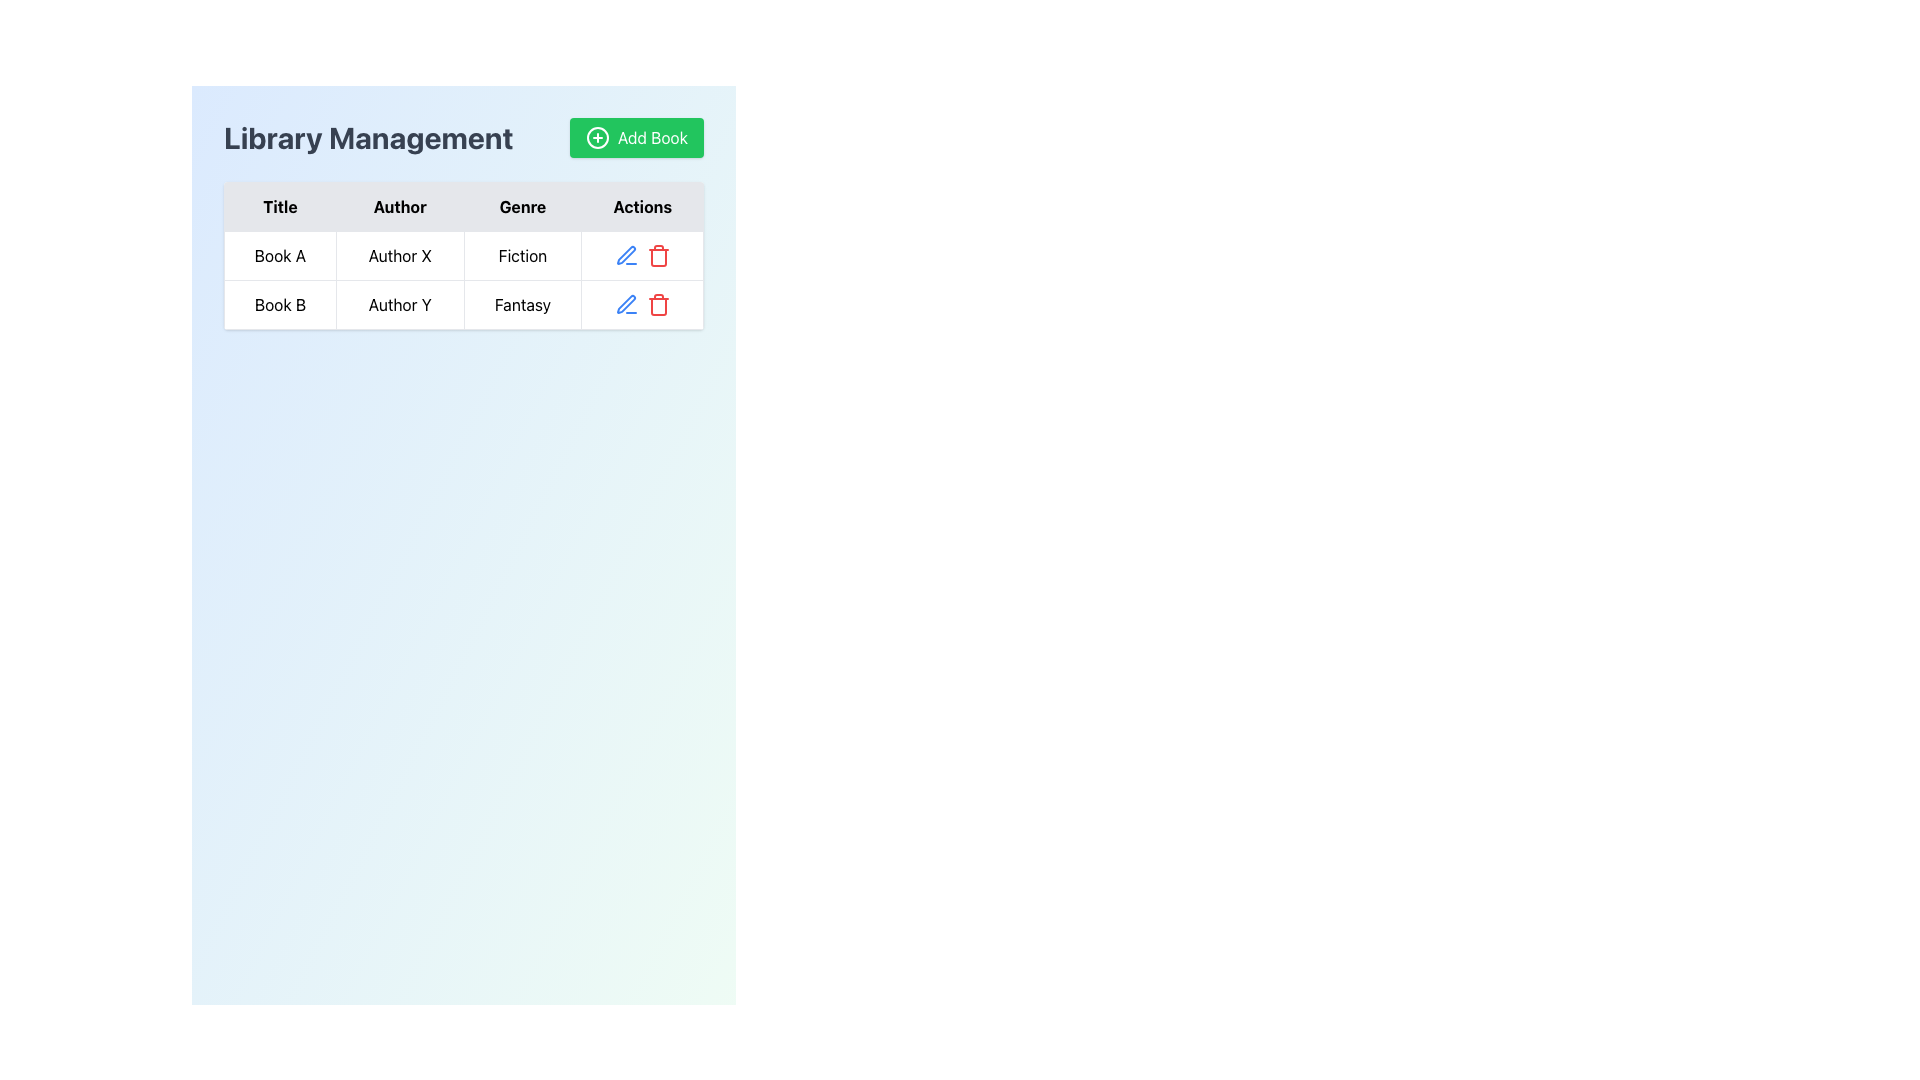 Image resolution: width=1920 pixels, height=1080 pixels. What do you see at coordinates (279, 254) in the screenshot?
I see `the text label representing the title of a book in the first row of the table under the 'Title' column` at bounding box center [279, 254].